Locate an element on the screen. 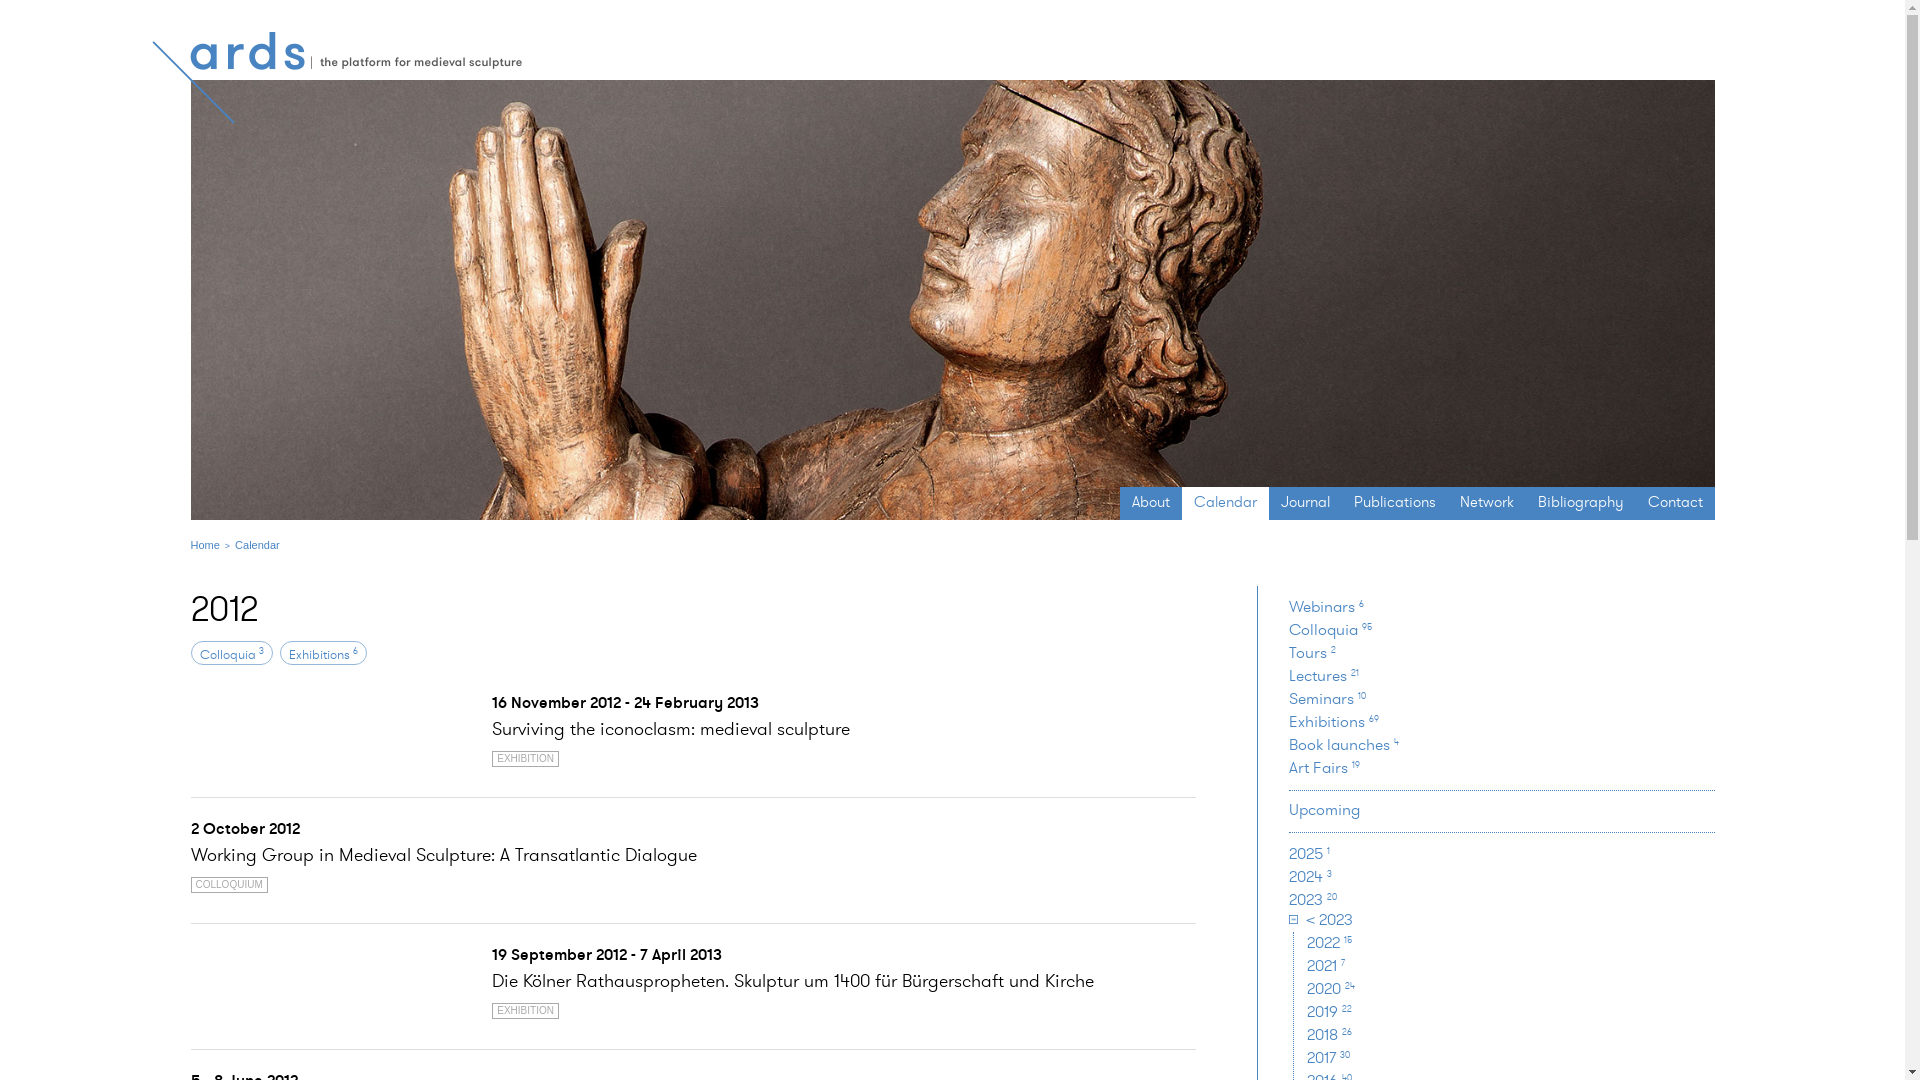 This screenshot has height=1080, width=1920. '2 October 2012' is located at coordinates (190, 828).